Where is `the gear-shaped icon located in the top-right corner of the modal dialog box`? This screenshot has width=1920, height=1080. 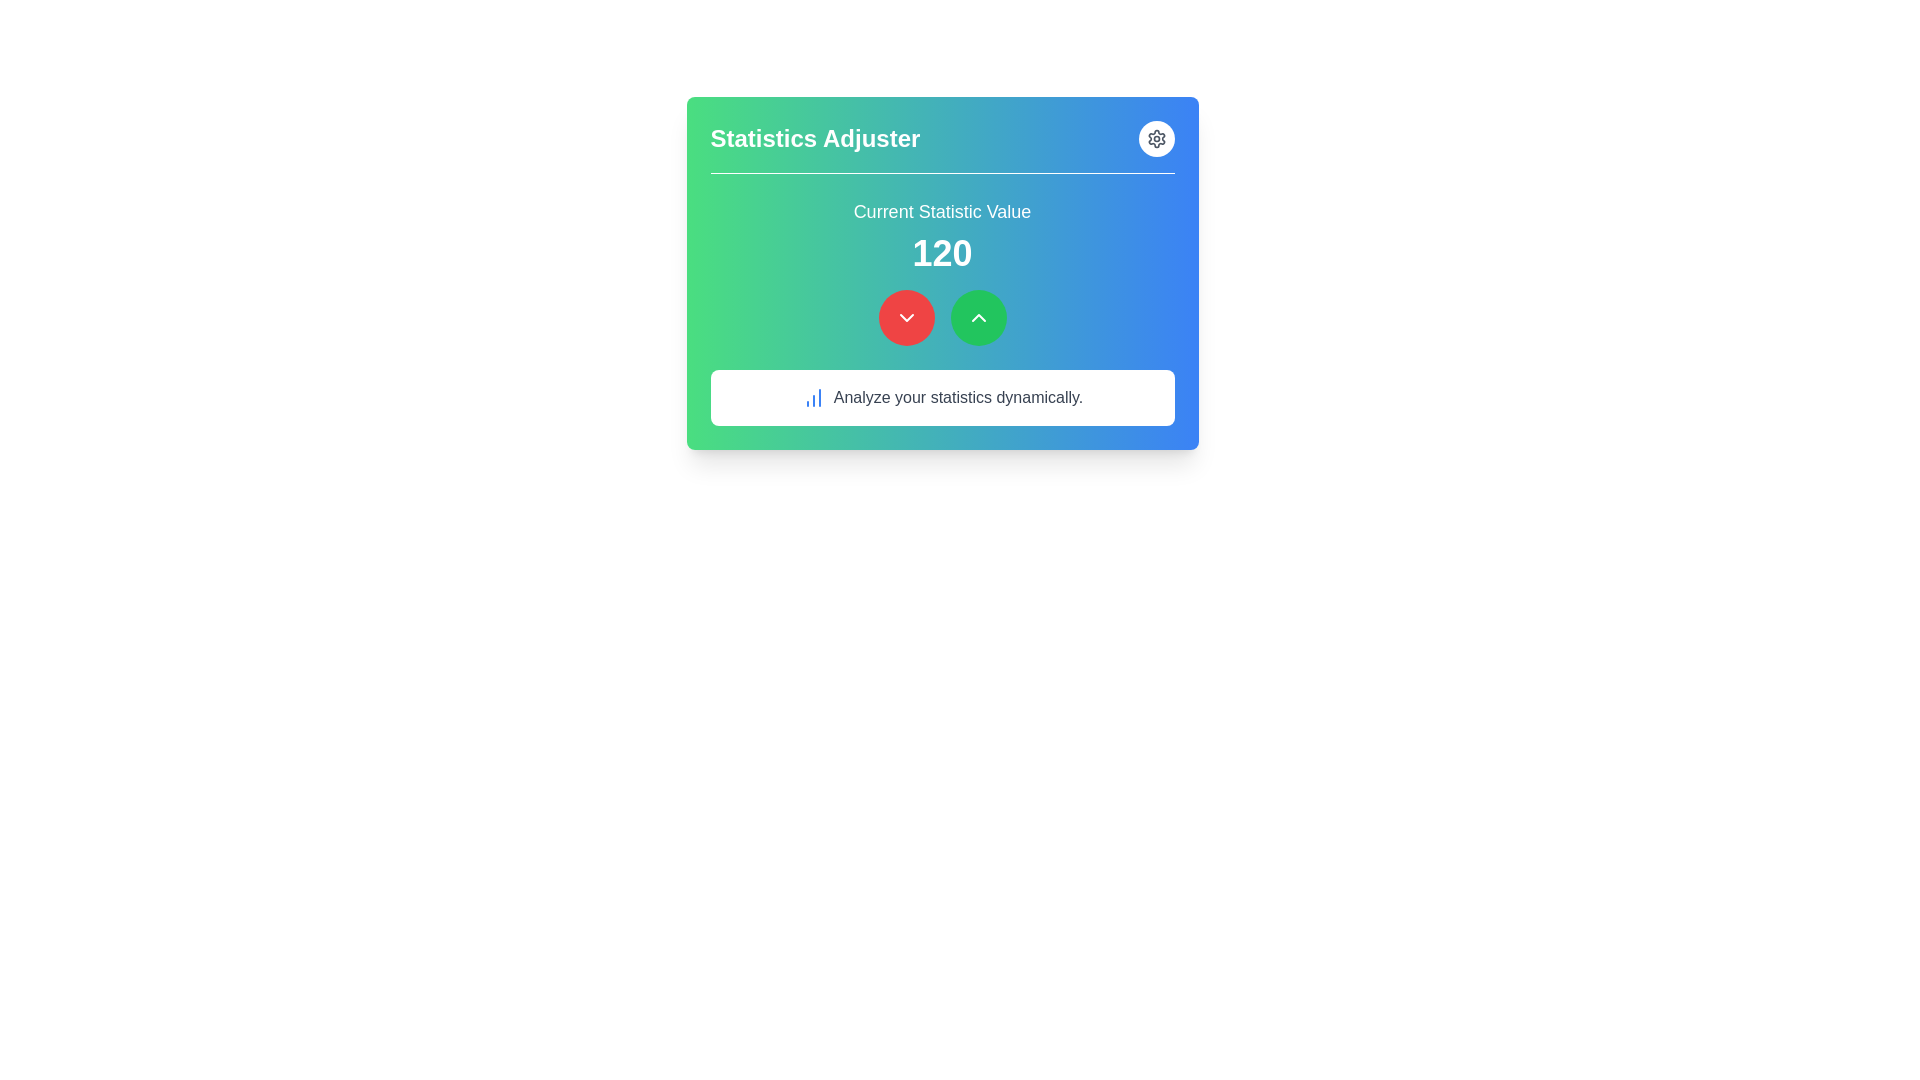 the gear-shaped icon located in the top-right corner of the modal dialog box is located at coordinates (1156, 137).